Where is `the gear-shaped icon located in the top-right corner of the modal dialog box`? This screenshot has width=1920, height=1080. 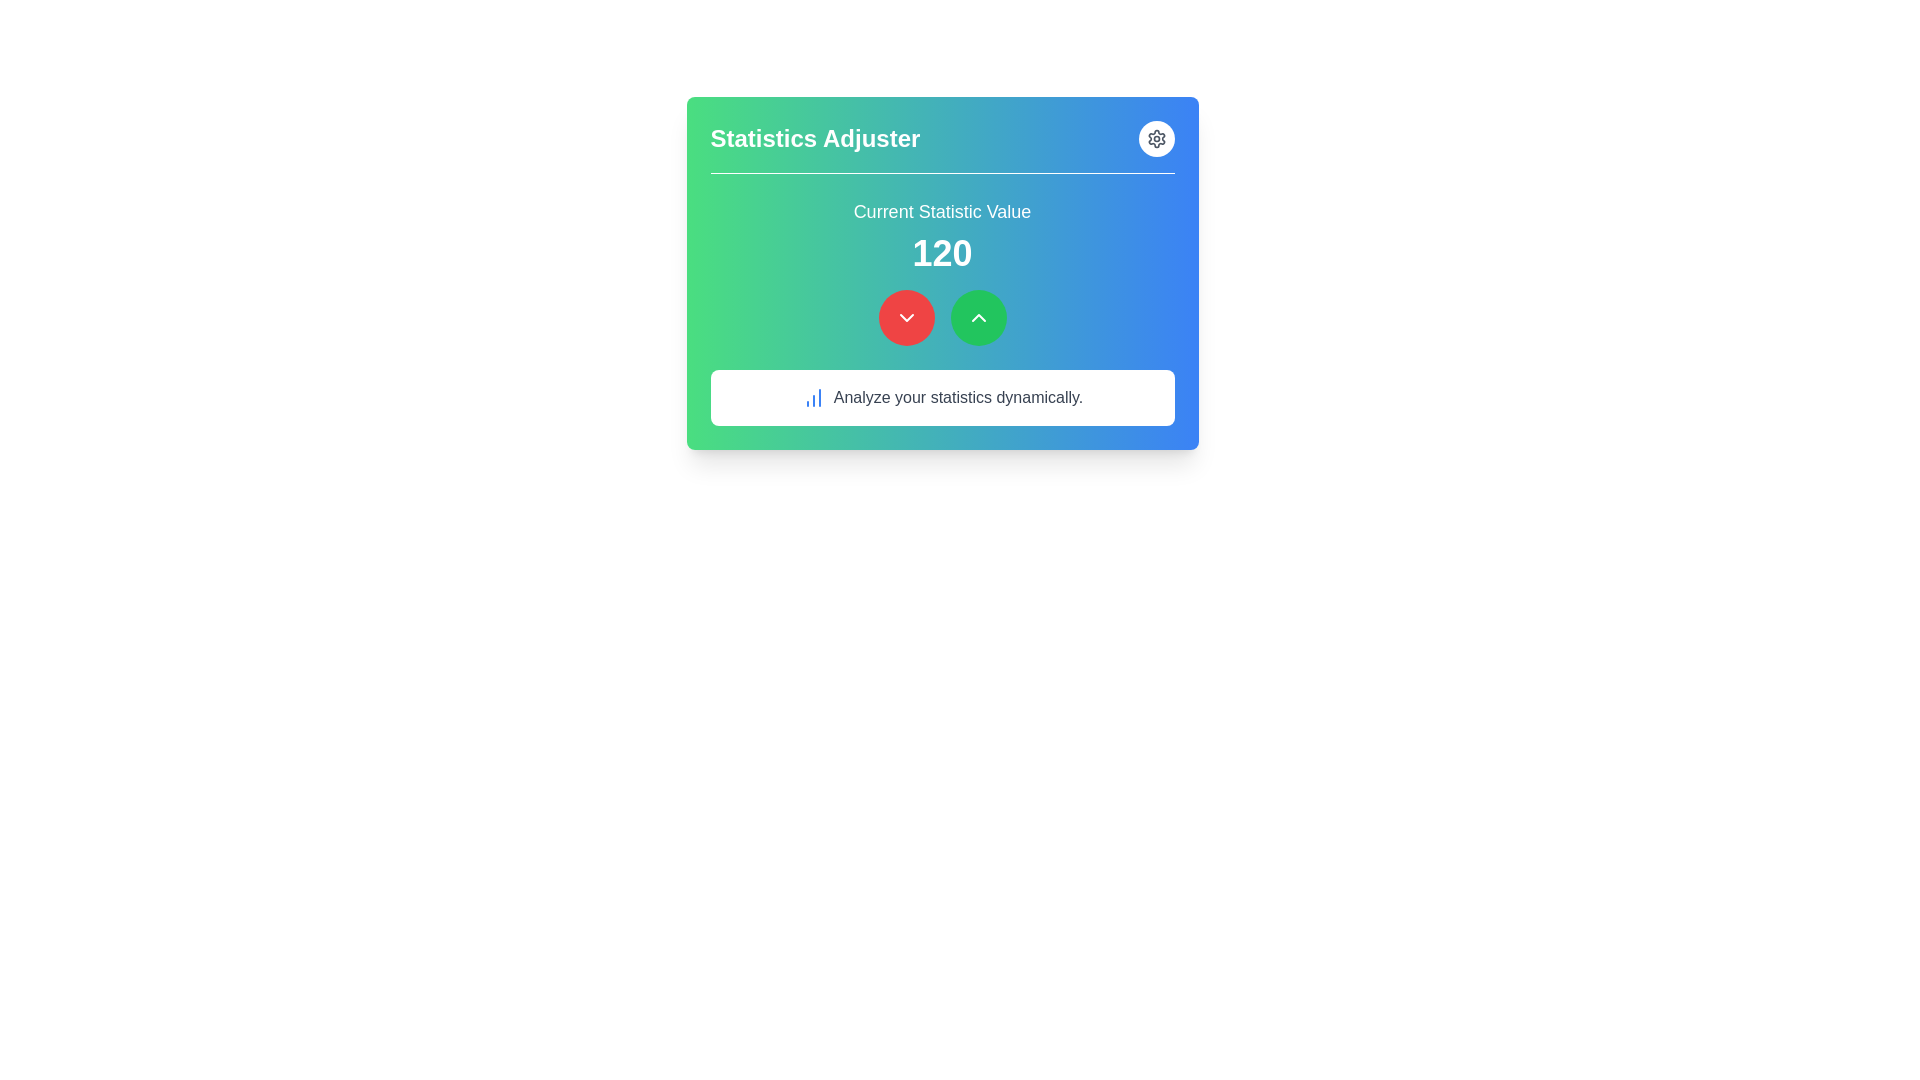 the gear-shaped icon located in the top-right corner of the modal dialog box is located at coordinates (1156, 137).